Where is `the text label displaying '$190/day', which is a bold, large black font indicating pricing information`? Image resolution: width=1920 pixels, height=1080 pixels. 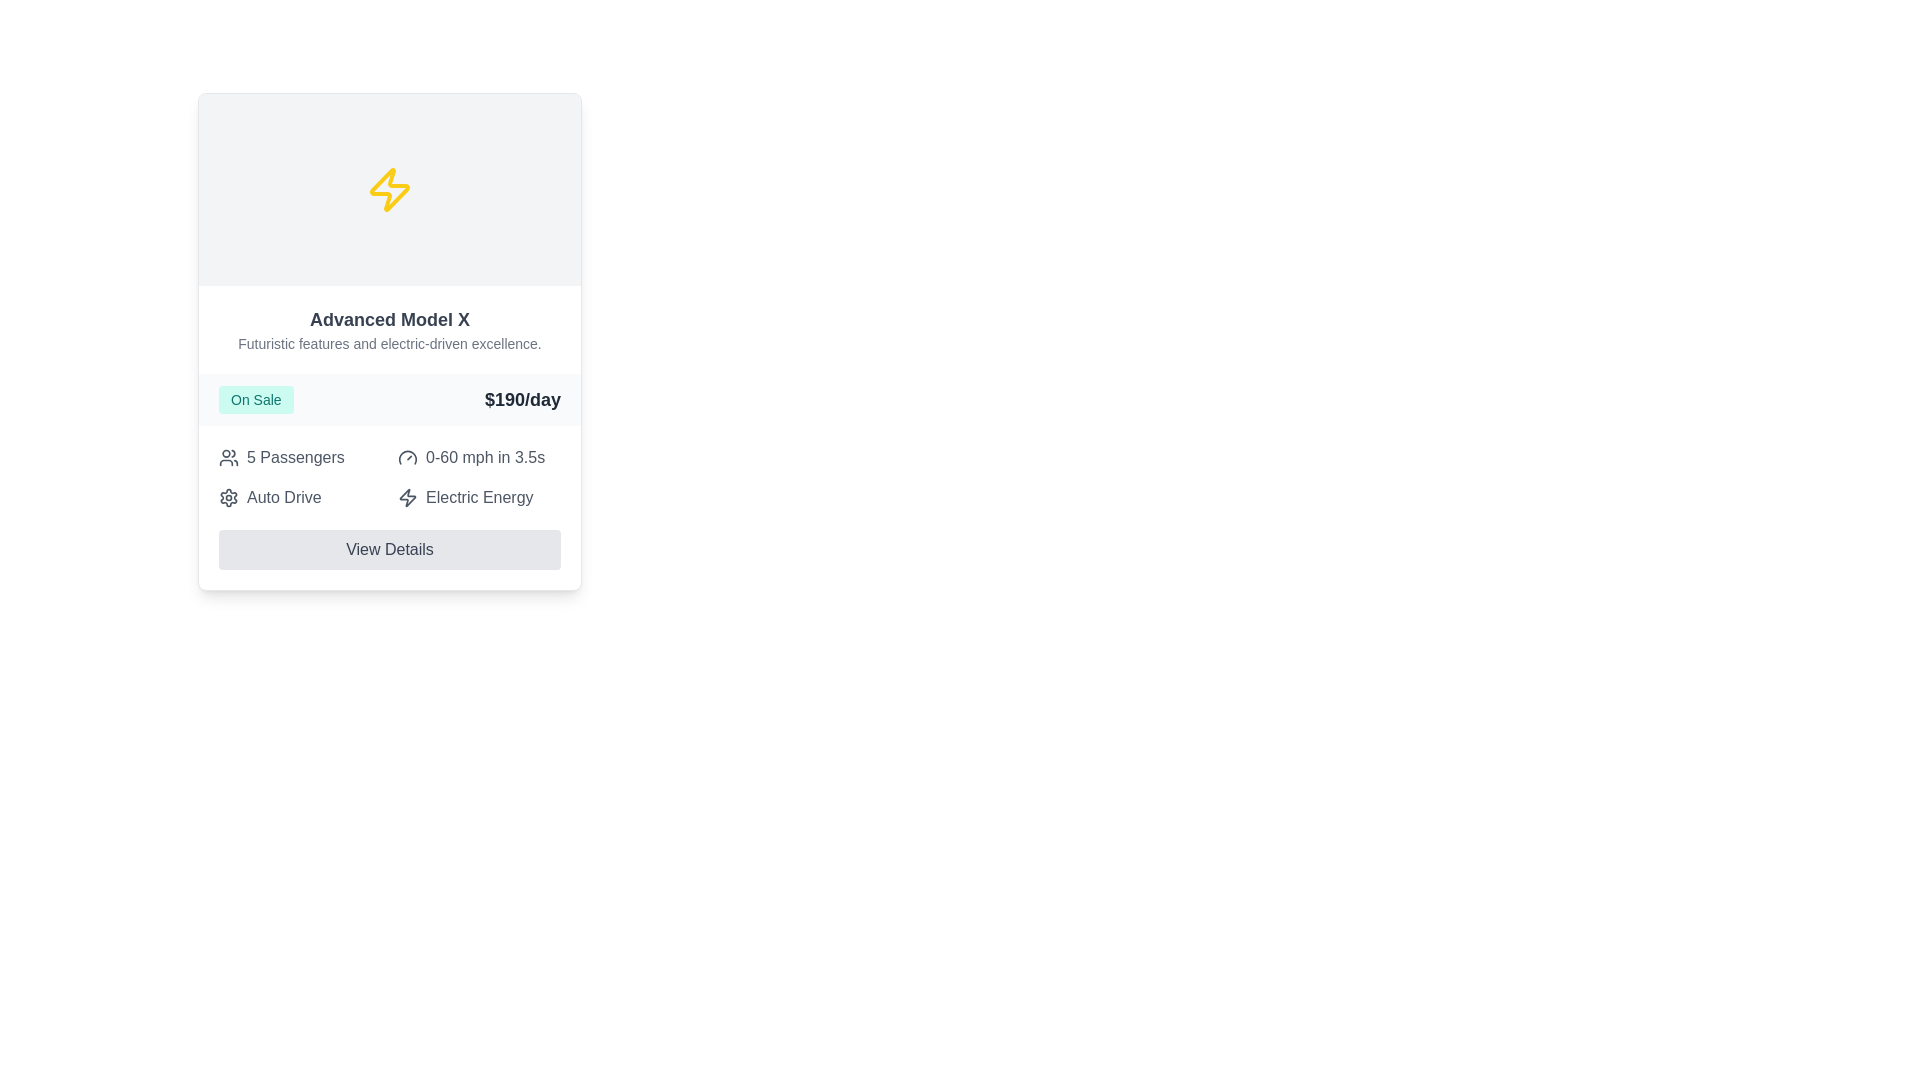 the text label displaying '$190/day', which is a bold, large black font indicating pricing information is located at coordinates (523, 400).